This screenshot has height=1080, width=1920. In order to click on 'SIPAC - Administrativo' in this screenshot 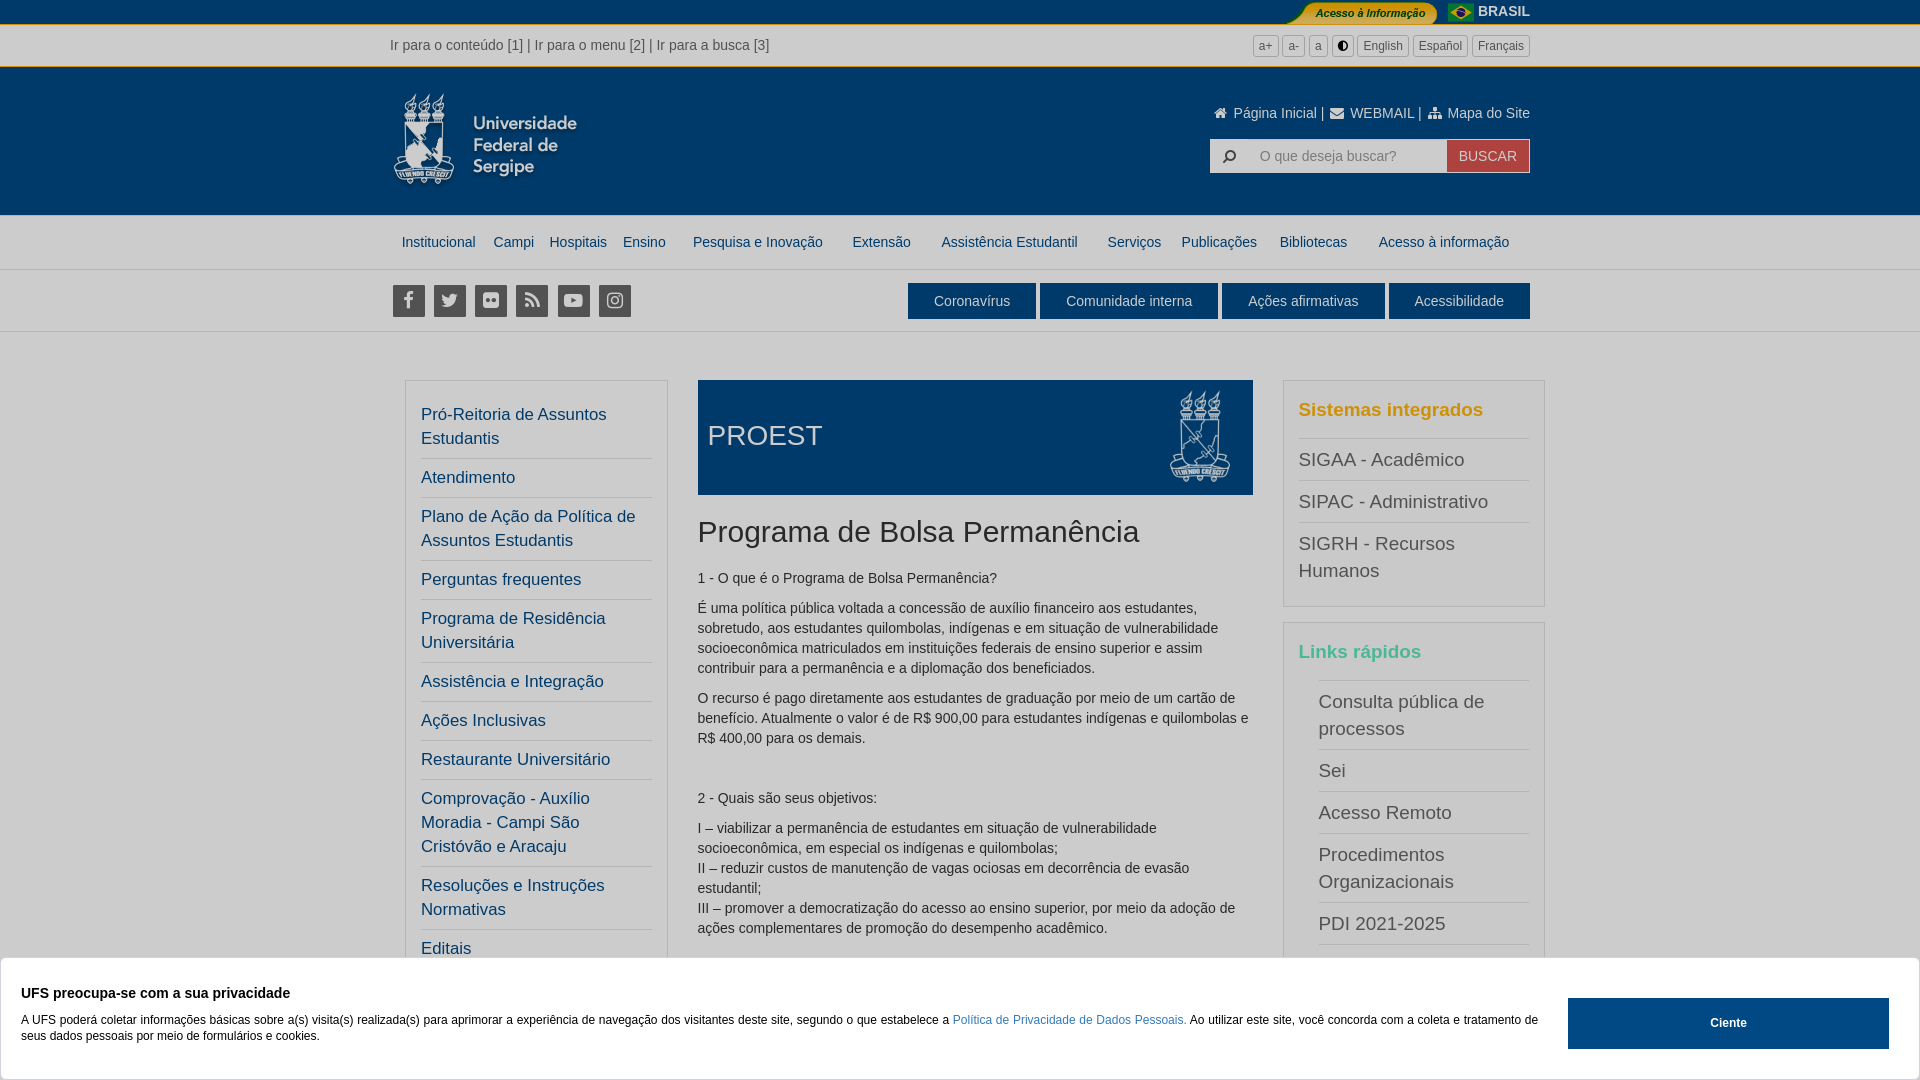, I will do `click(1391, 500)`.